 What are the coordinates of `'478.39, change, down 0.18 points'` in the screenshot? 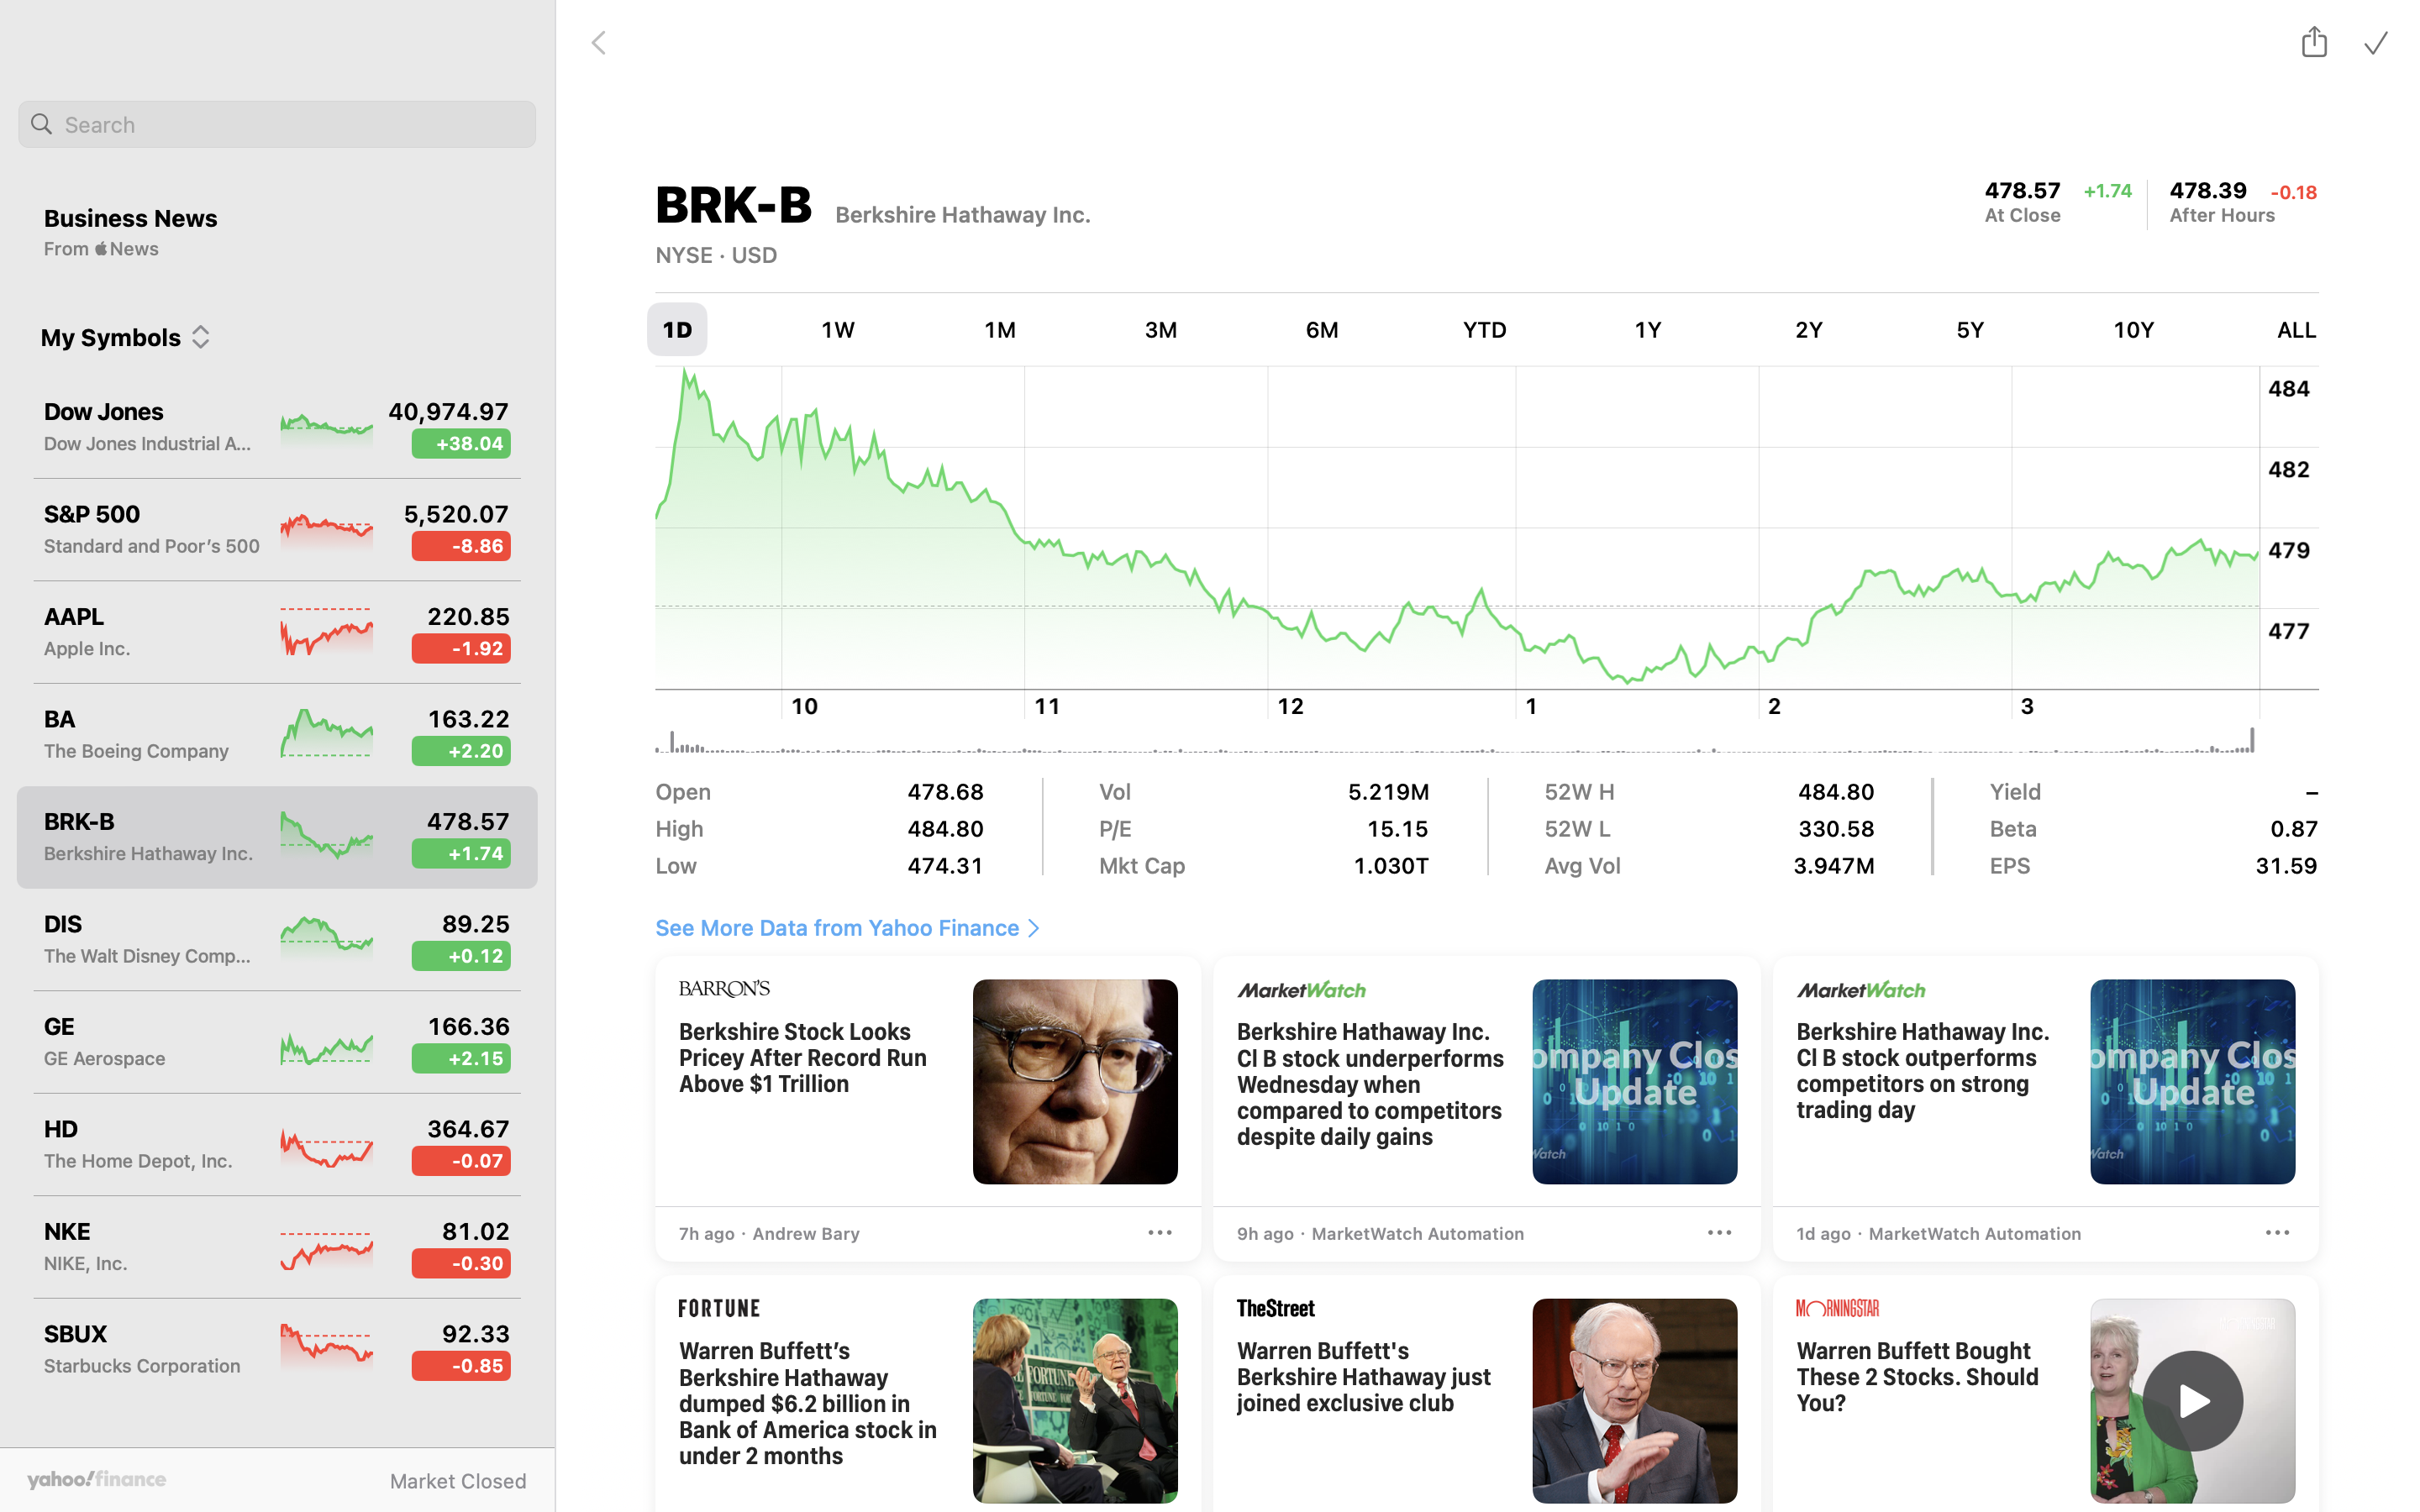 It's located at (2207, 190).